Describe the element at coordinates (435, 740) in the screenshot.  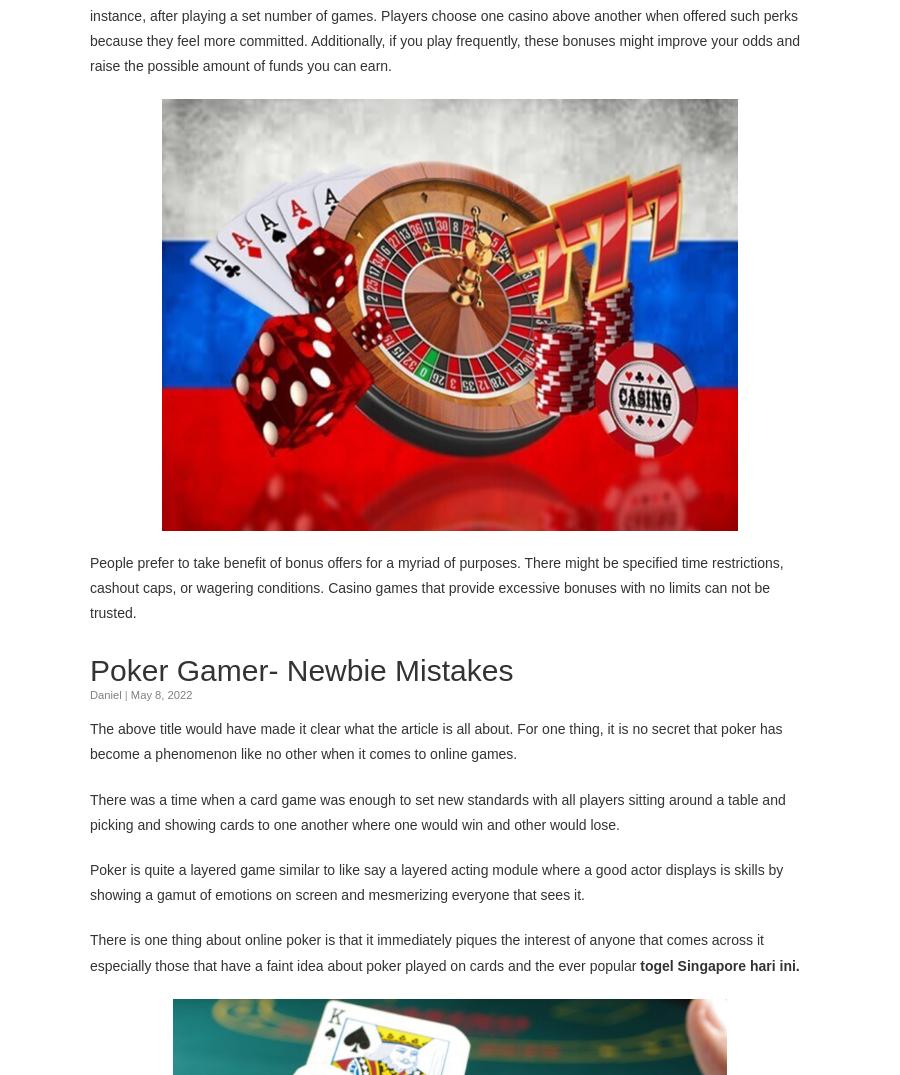
I see `'The above title would have made it clear what the article is all about. For one thing, it is no secret that poker has become a phenomenon like no other when it comes to online games.'` at that location.